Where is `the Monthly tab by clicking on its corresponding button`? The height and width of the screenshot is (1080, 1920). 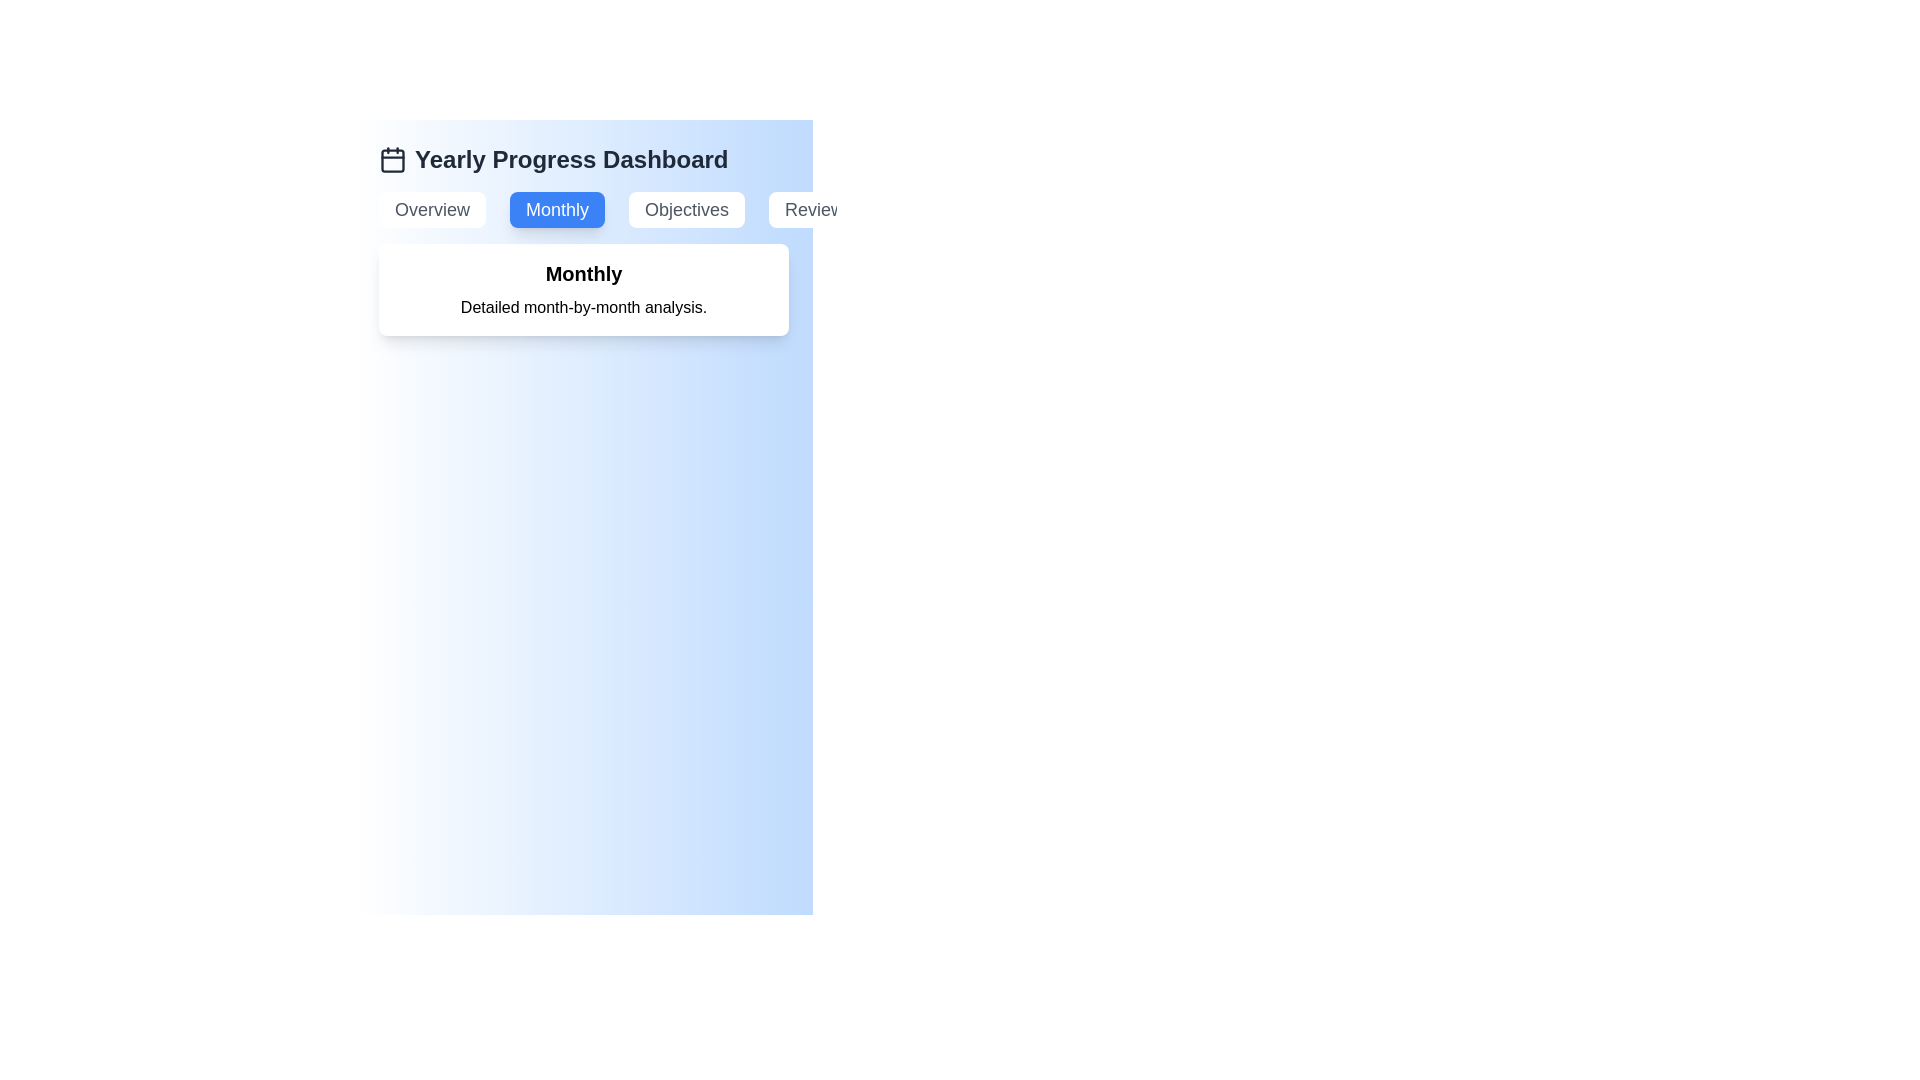
the Monthly tab by clicking on its corresponding button is located at coordinates (557, 209).